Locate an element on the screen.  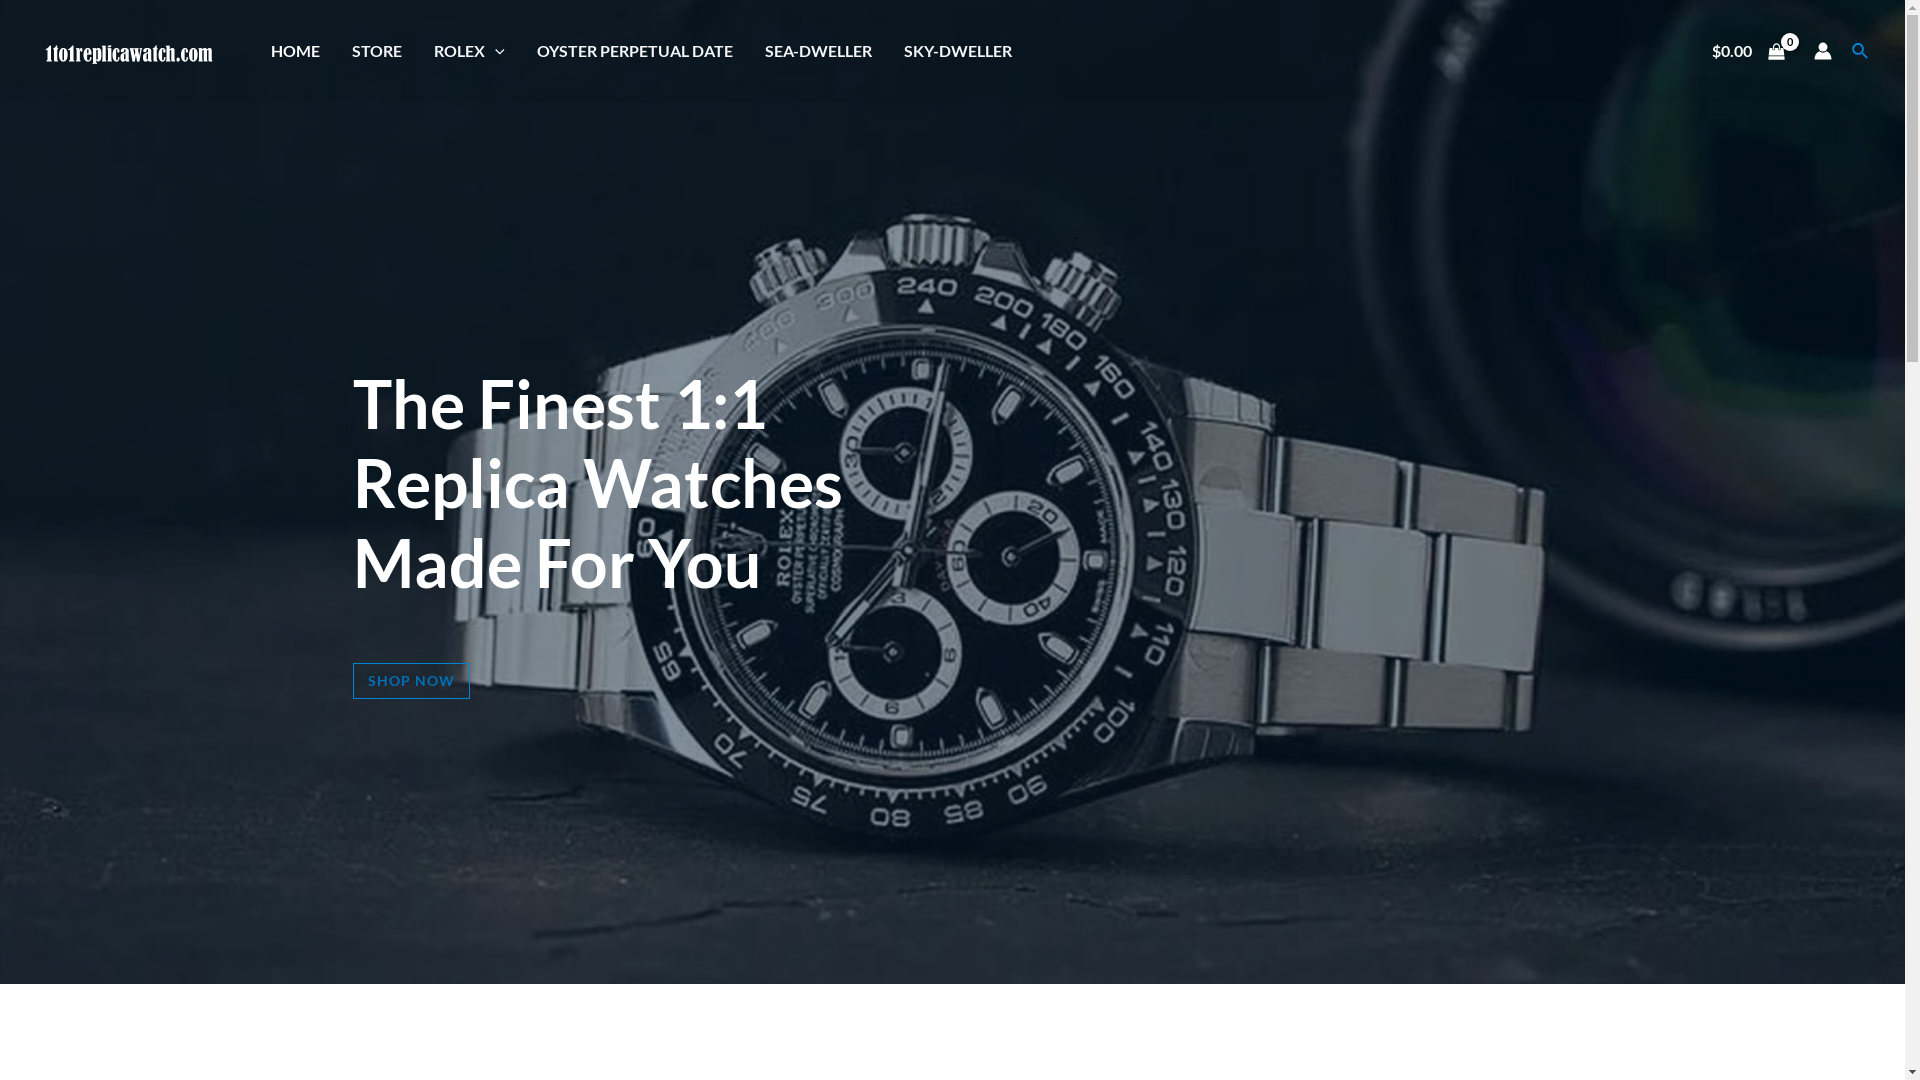
'$0.00' is located at coordinates (1747, 49).